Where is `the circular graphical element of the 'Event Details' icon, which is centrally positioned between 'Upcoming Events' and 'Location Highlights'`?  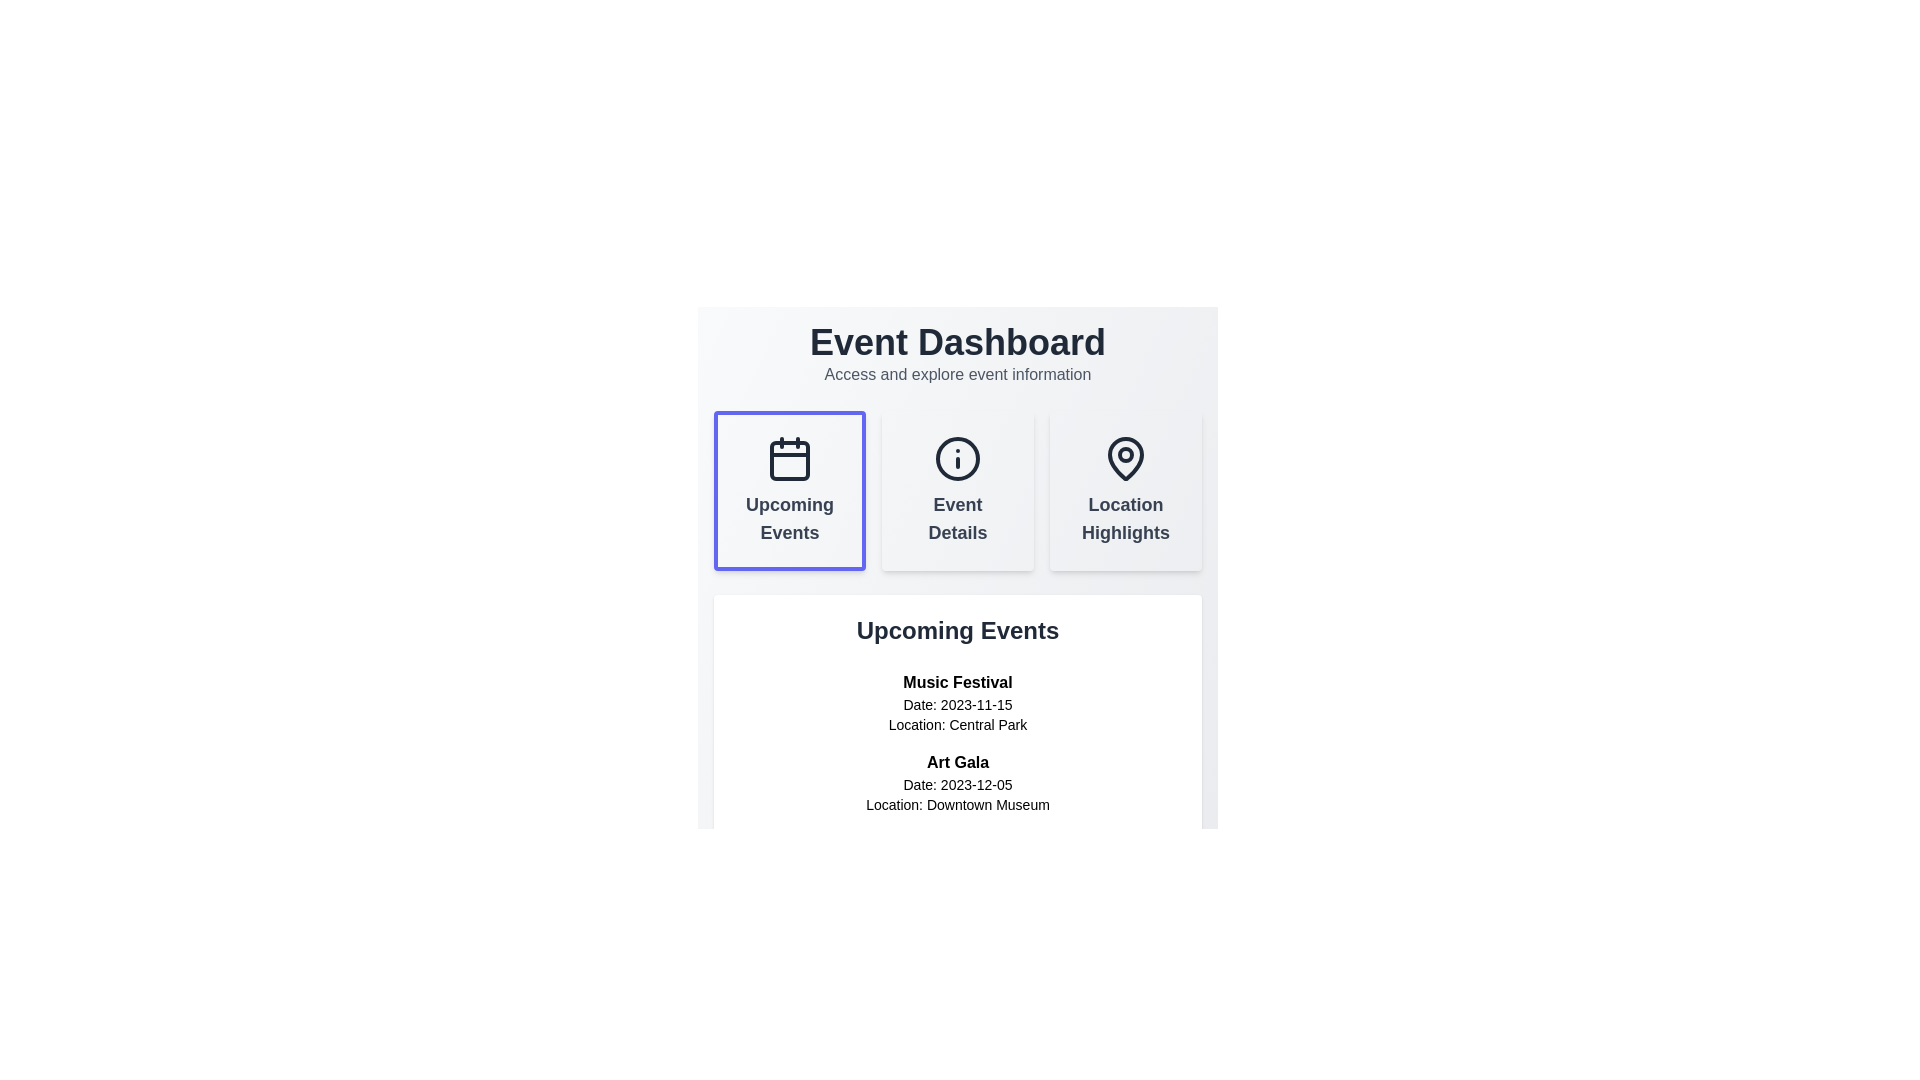
the circular graphical element of the 'Event Details' icon, which is centrally positioned between 'Upcoming Events' and 'Location Highlights' is located at coordinates (957, 459).